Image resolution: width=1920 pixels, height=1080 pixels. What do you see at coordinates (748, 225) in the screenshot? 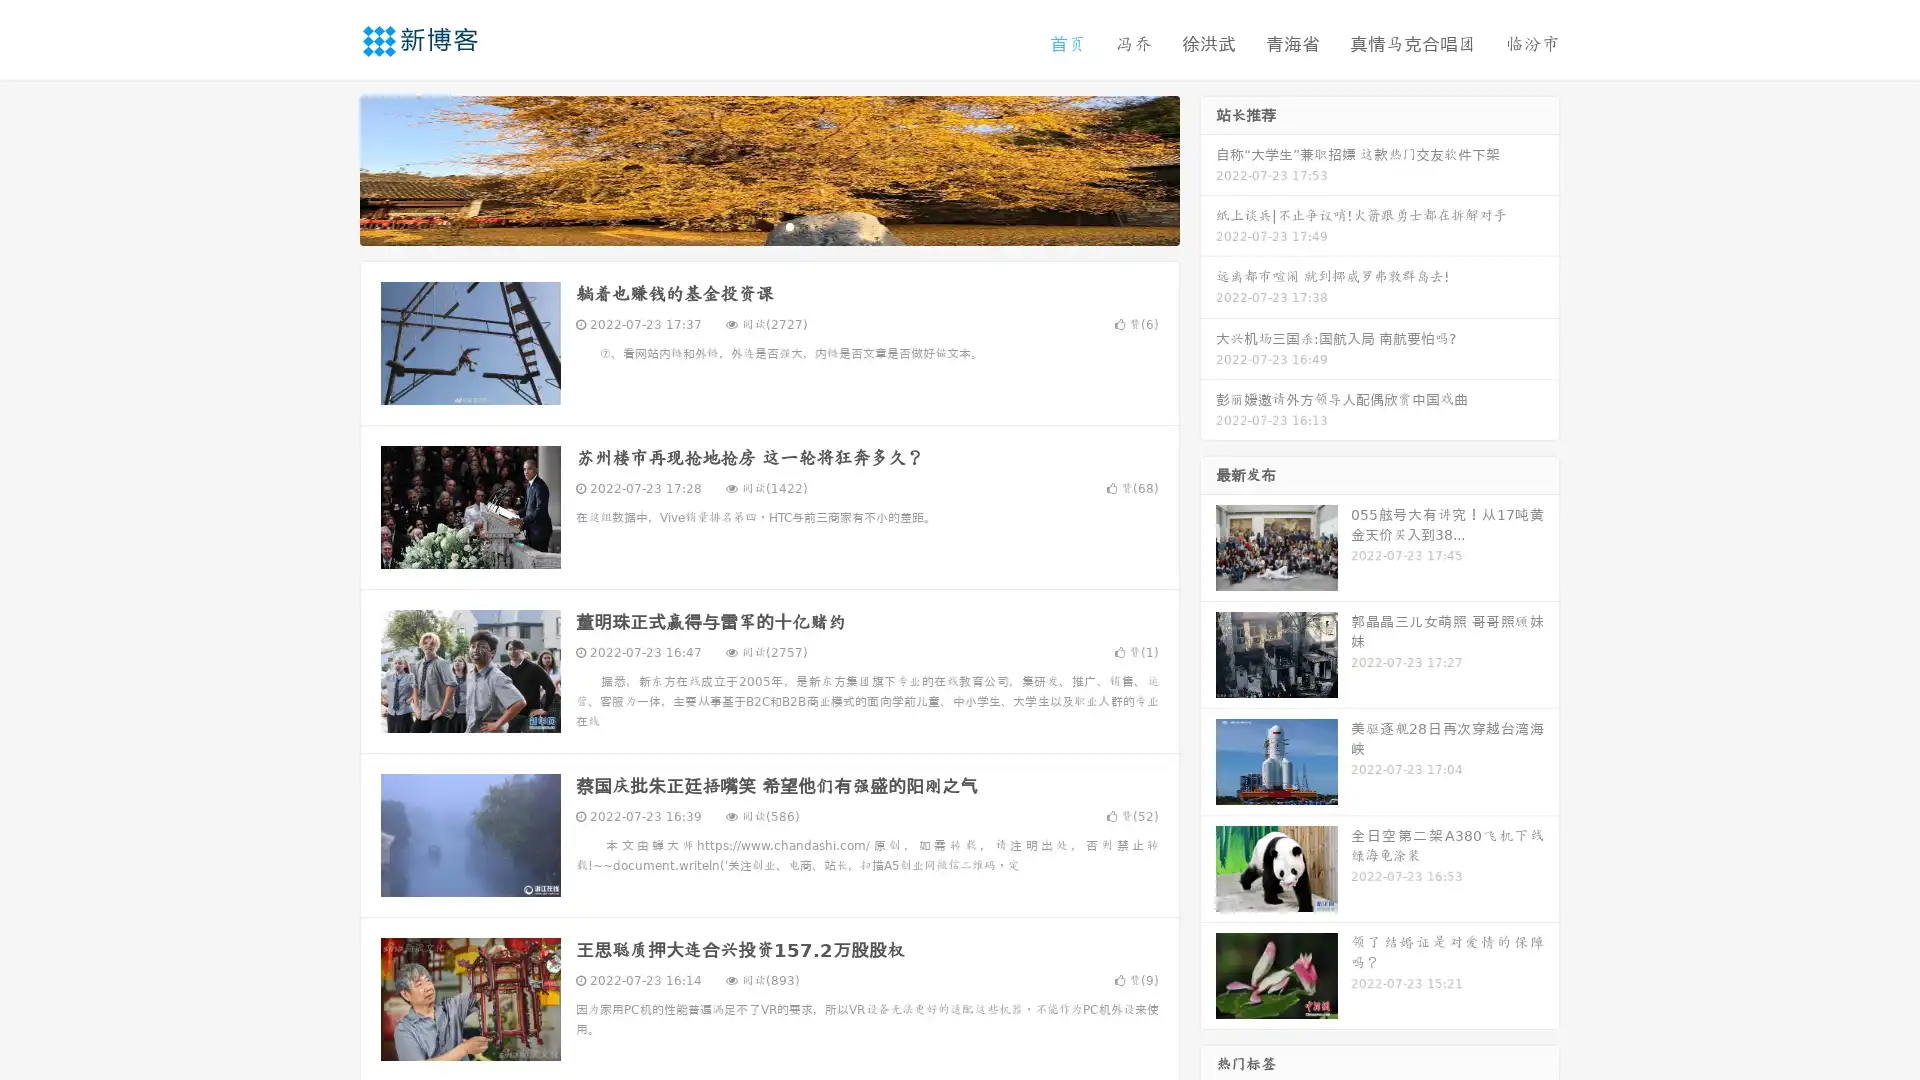
I see `Go to slide 1` at bounding box center [748, 225].